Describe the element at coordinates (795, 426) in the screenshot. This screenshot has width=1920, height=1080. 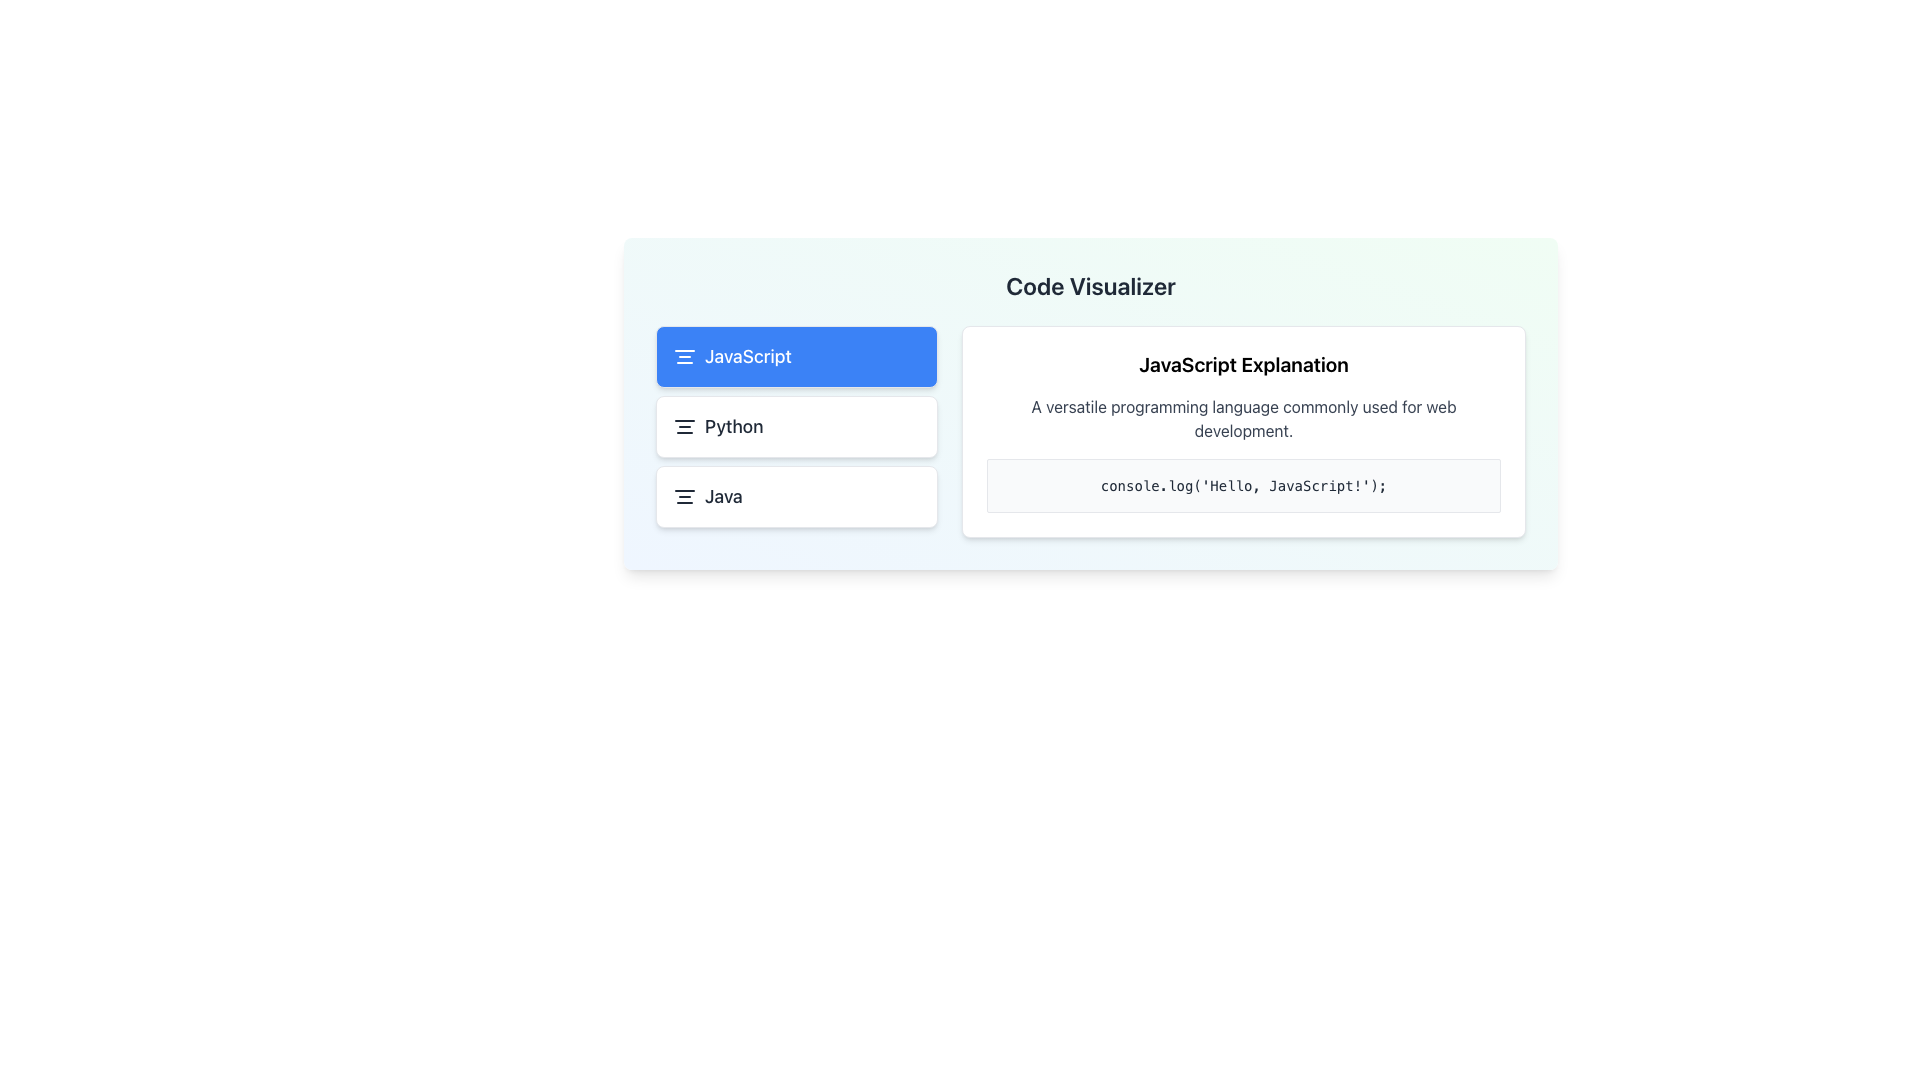
I see `the middle button in the vertical group of three buttons, located under the 'JavaScript' button and above the 'Java' button` at that location.